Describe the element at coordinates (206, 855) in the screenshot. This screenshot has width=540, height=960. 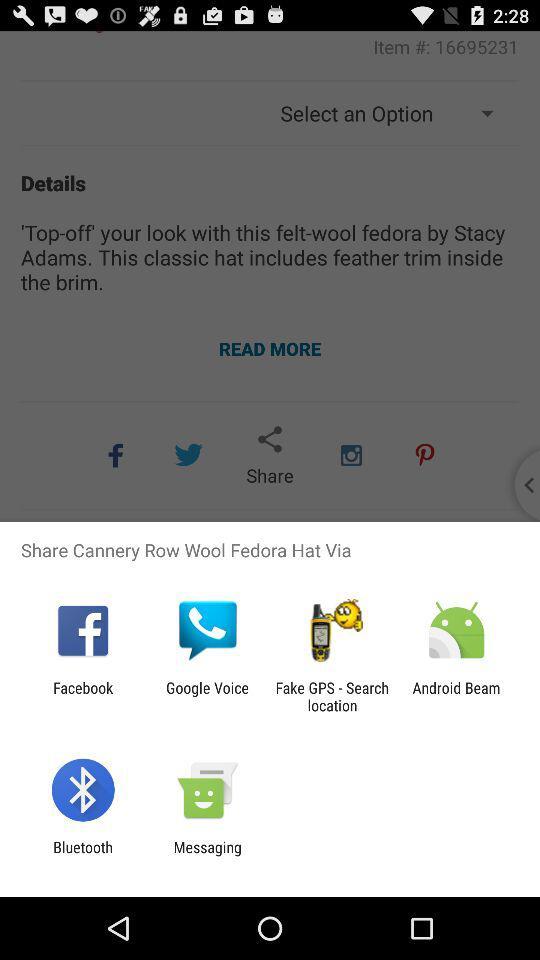
I see `the messaging app` at that location.